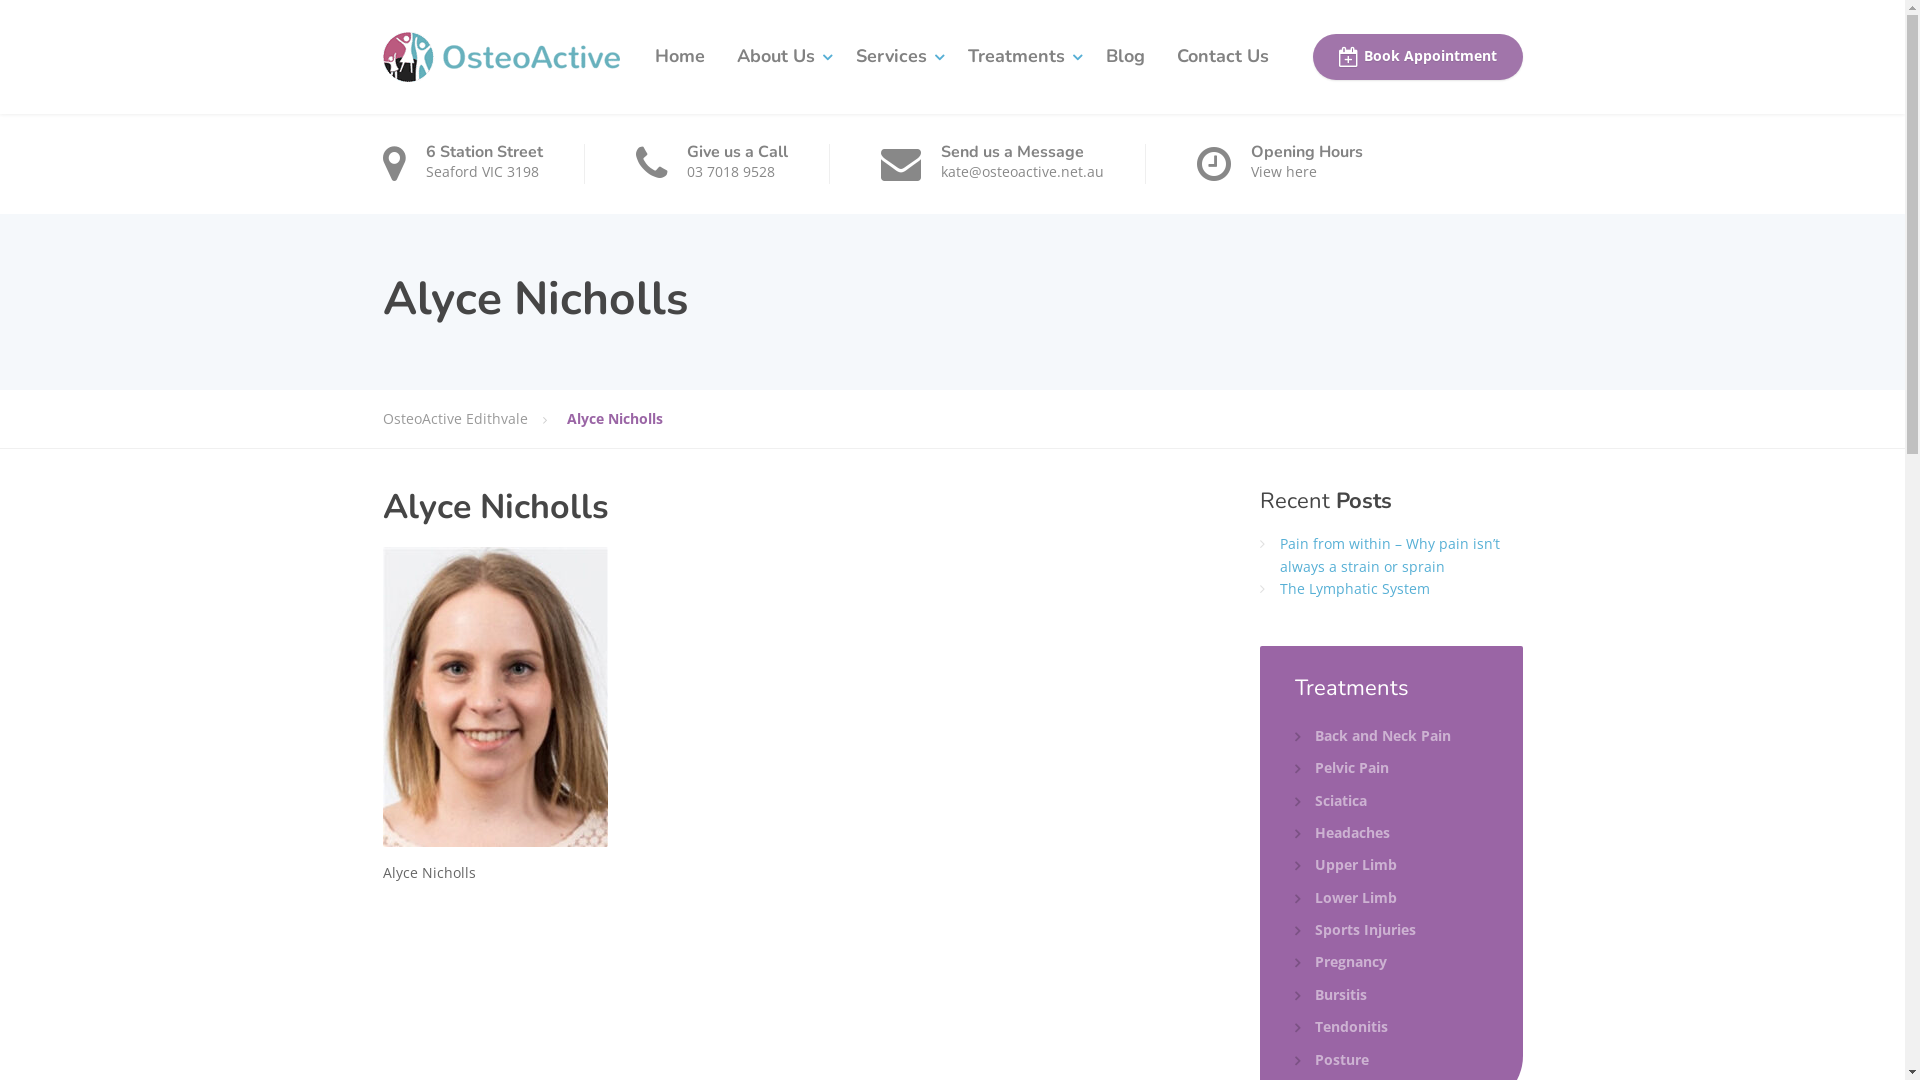 The image size is (1920, 1080). Describe the element at coordinates (1221, 56) in the screenshot. I see `'Contact Us'` at that location.